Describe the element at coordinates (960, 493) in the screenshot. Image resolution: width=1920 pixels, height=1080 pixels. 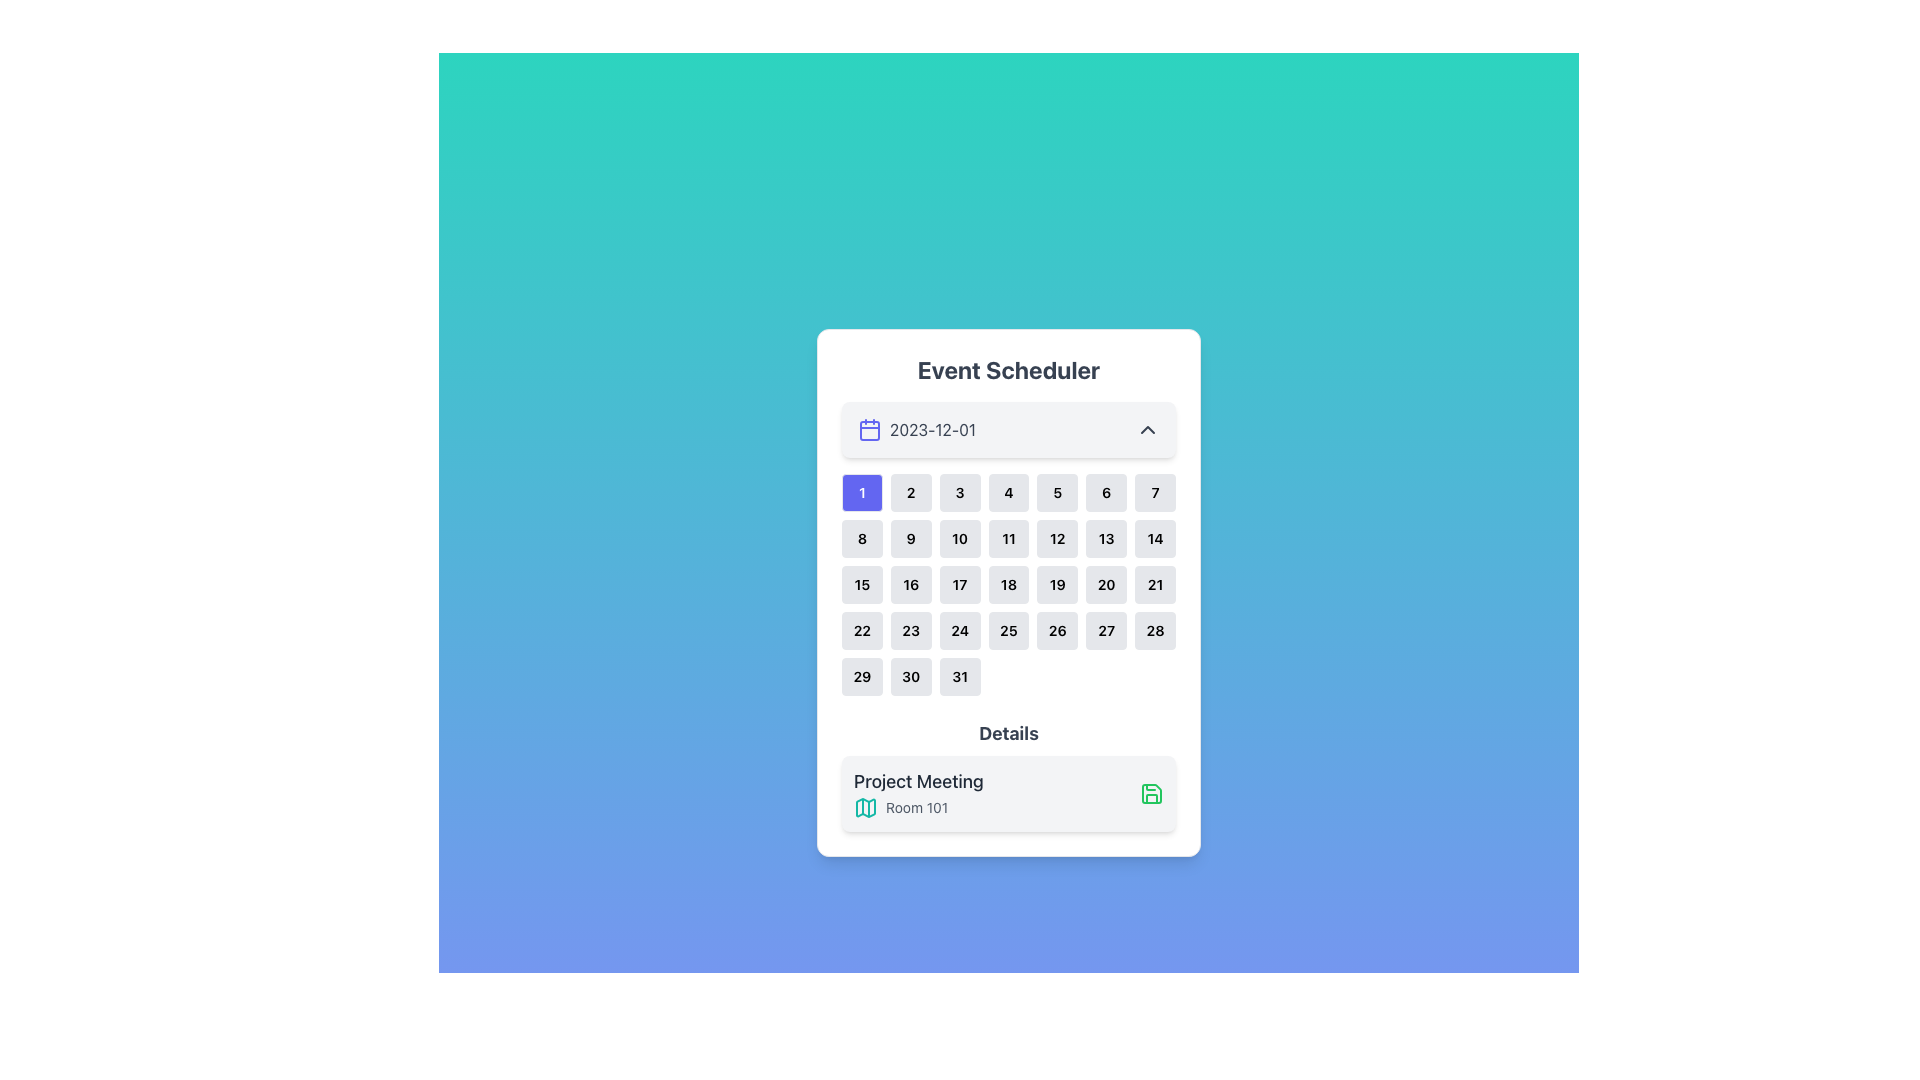
I see `the small square button with the text '3' in the center, located in the first row, third column of the calendar grid` at that location.